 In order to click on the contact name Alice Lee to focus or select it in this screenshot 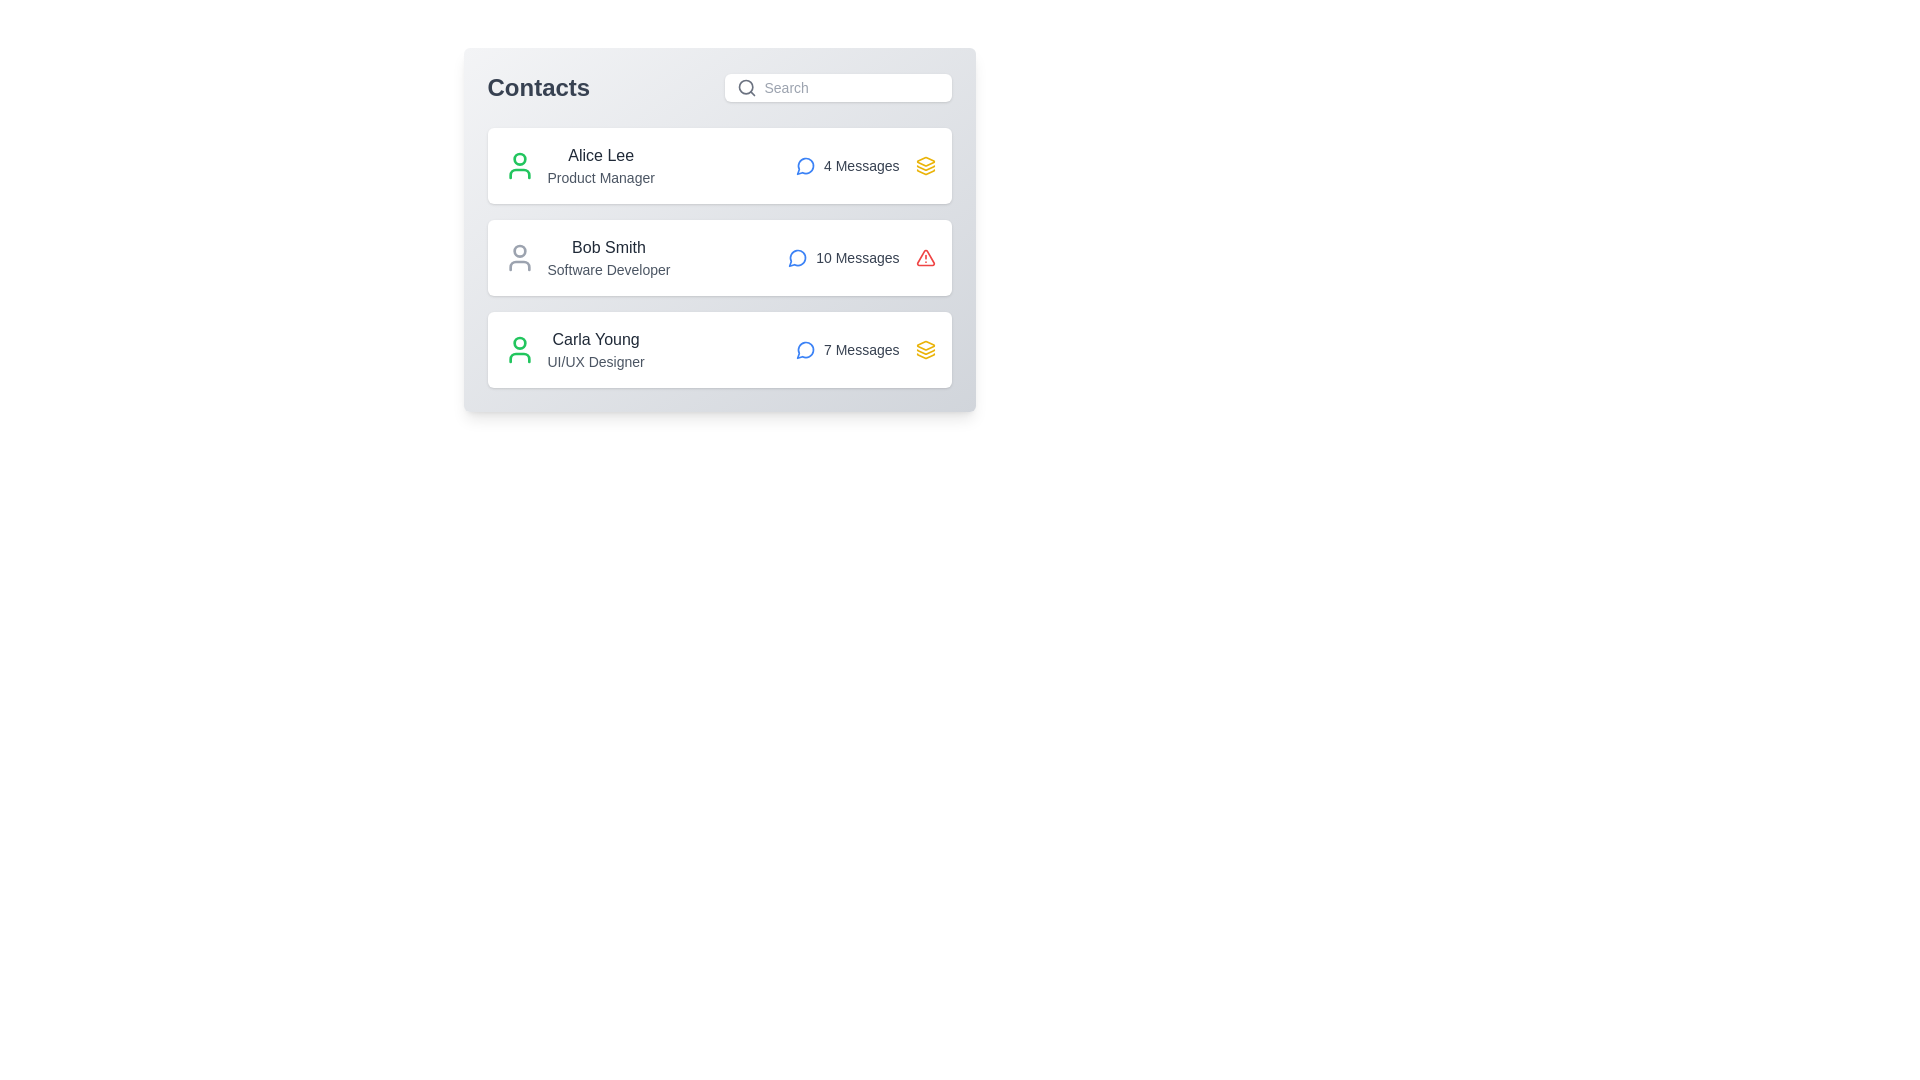, I will do `click(599, 154)`.